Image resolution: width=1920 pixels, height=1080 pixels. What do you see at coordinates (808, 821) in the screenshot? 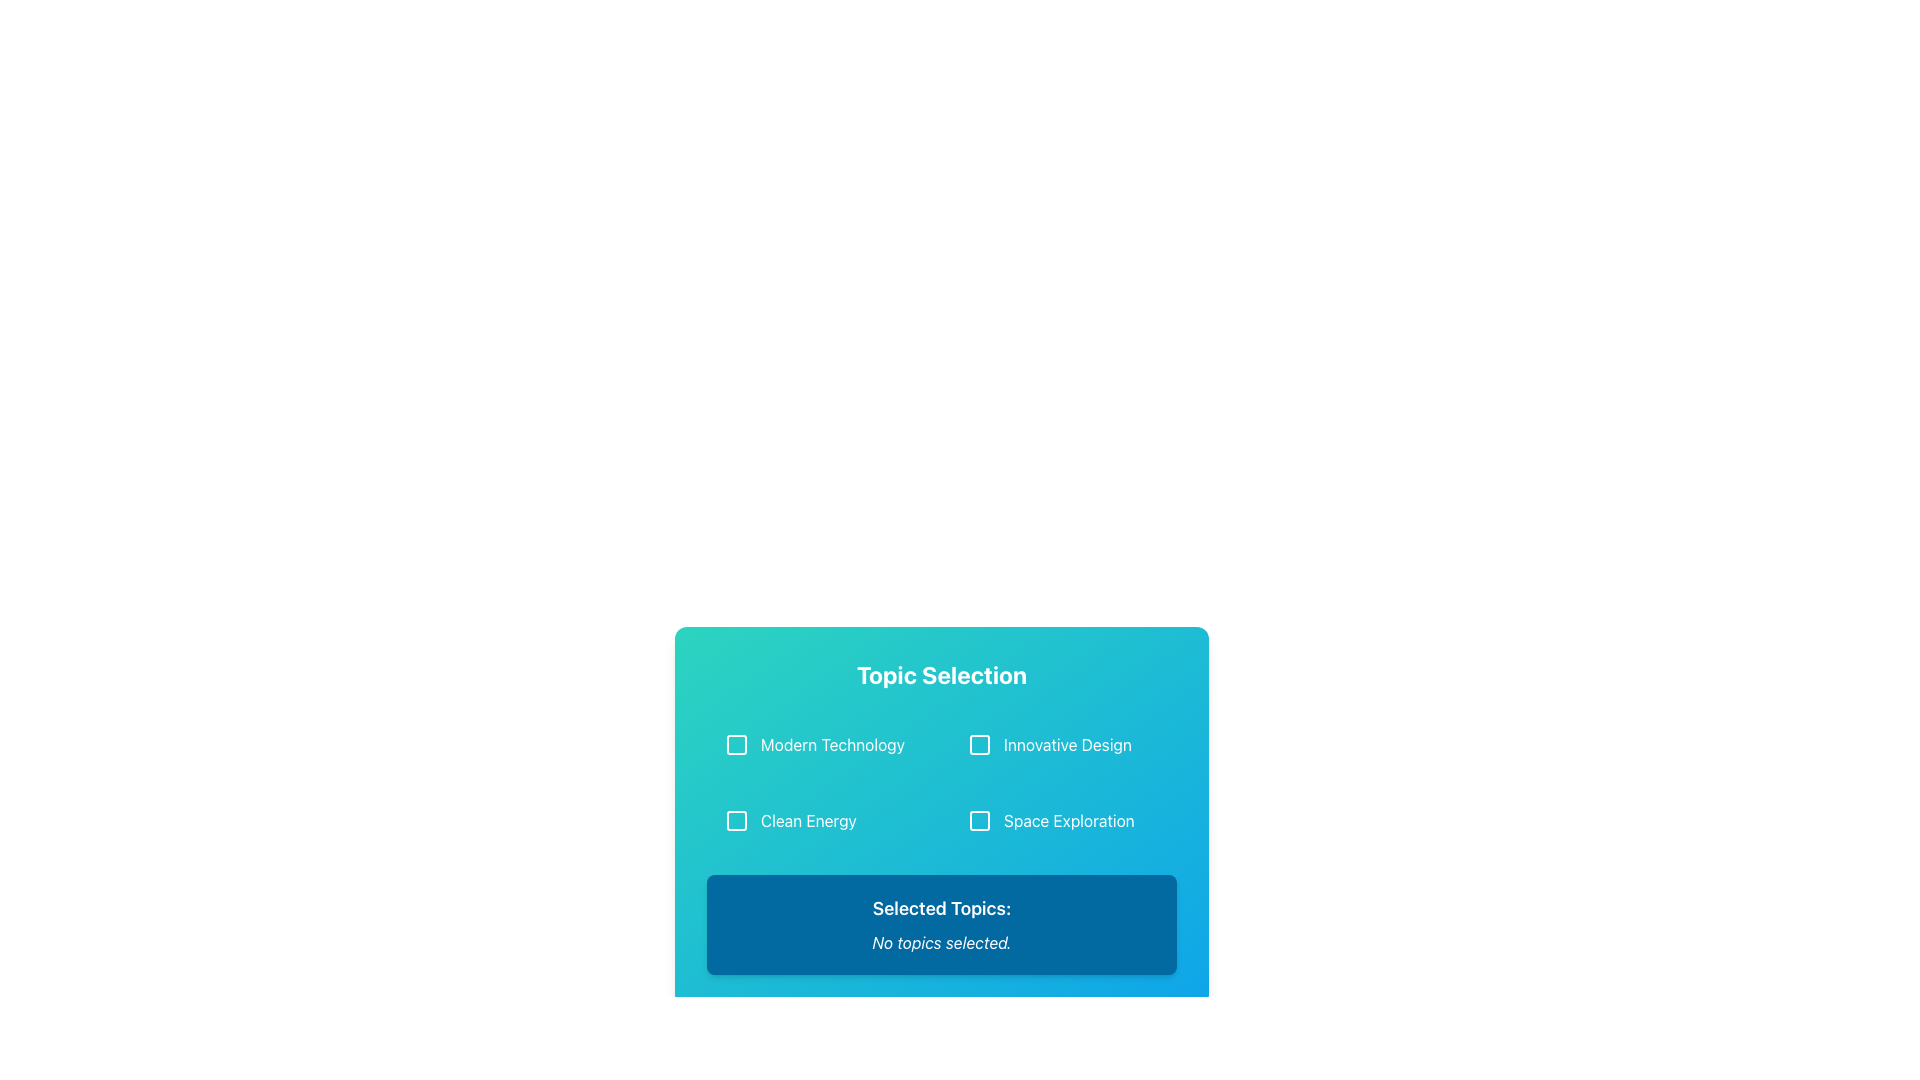
I see `the 'Clean Energy' text label, which is styled in white sans-serif font on a teal background, located within the 'Topic Selection' card as the third option in the list` at bounding box center [808, 821].